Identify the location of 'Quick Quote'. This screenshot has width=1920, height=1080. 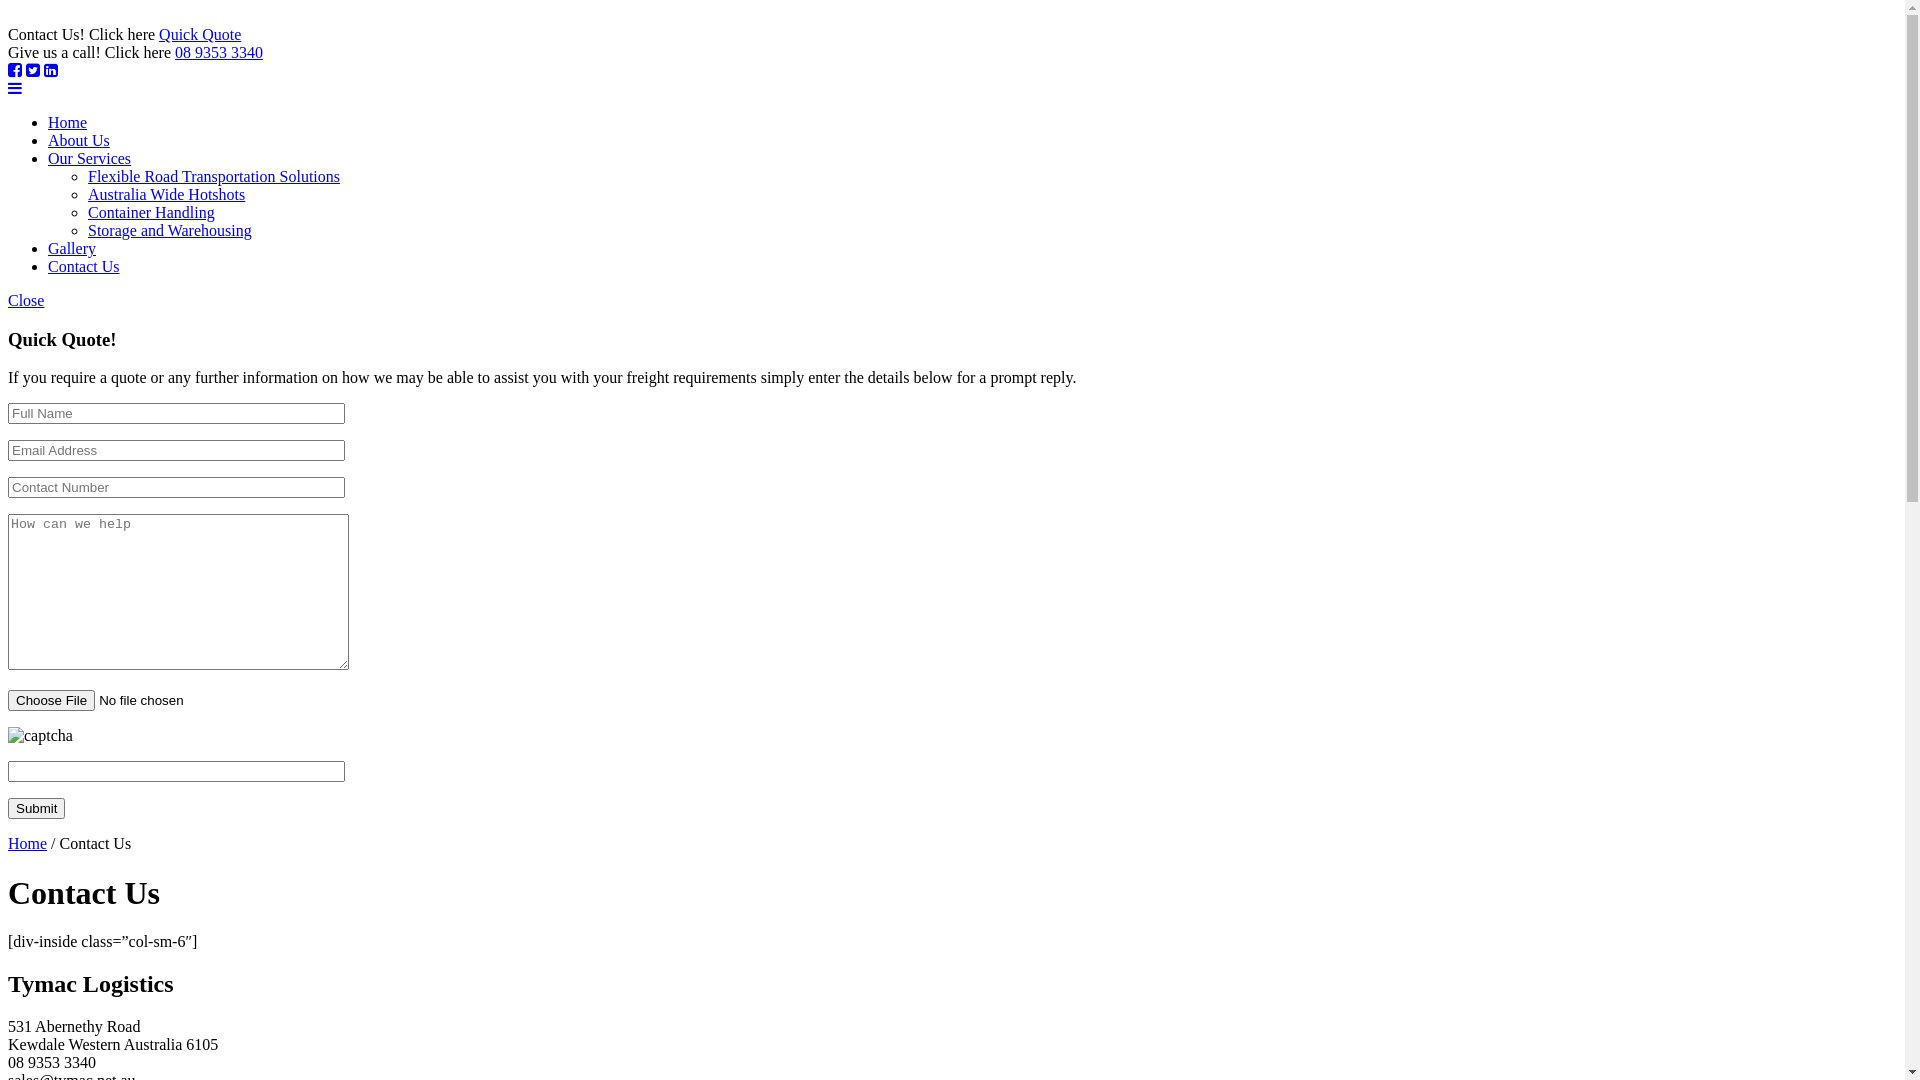
(200, 34).